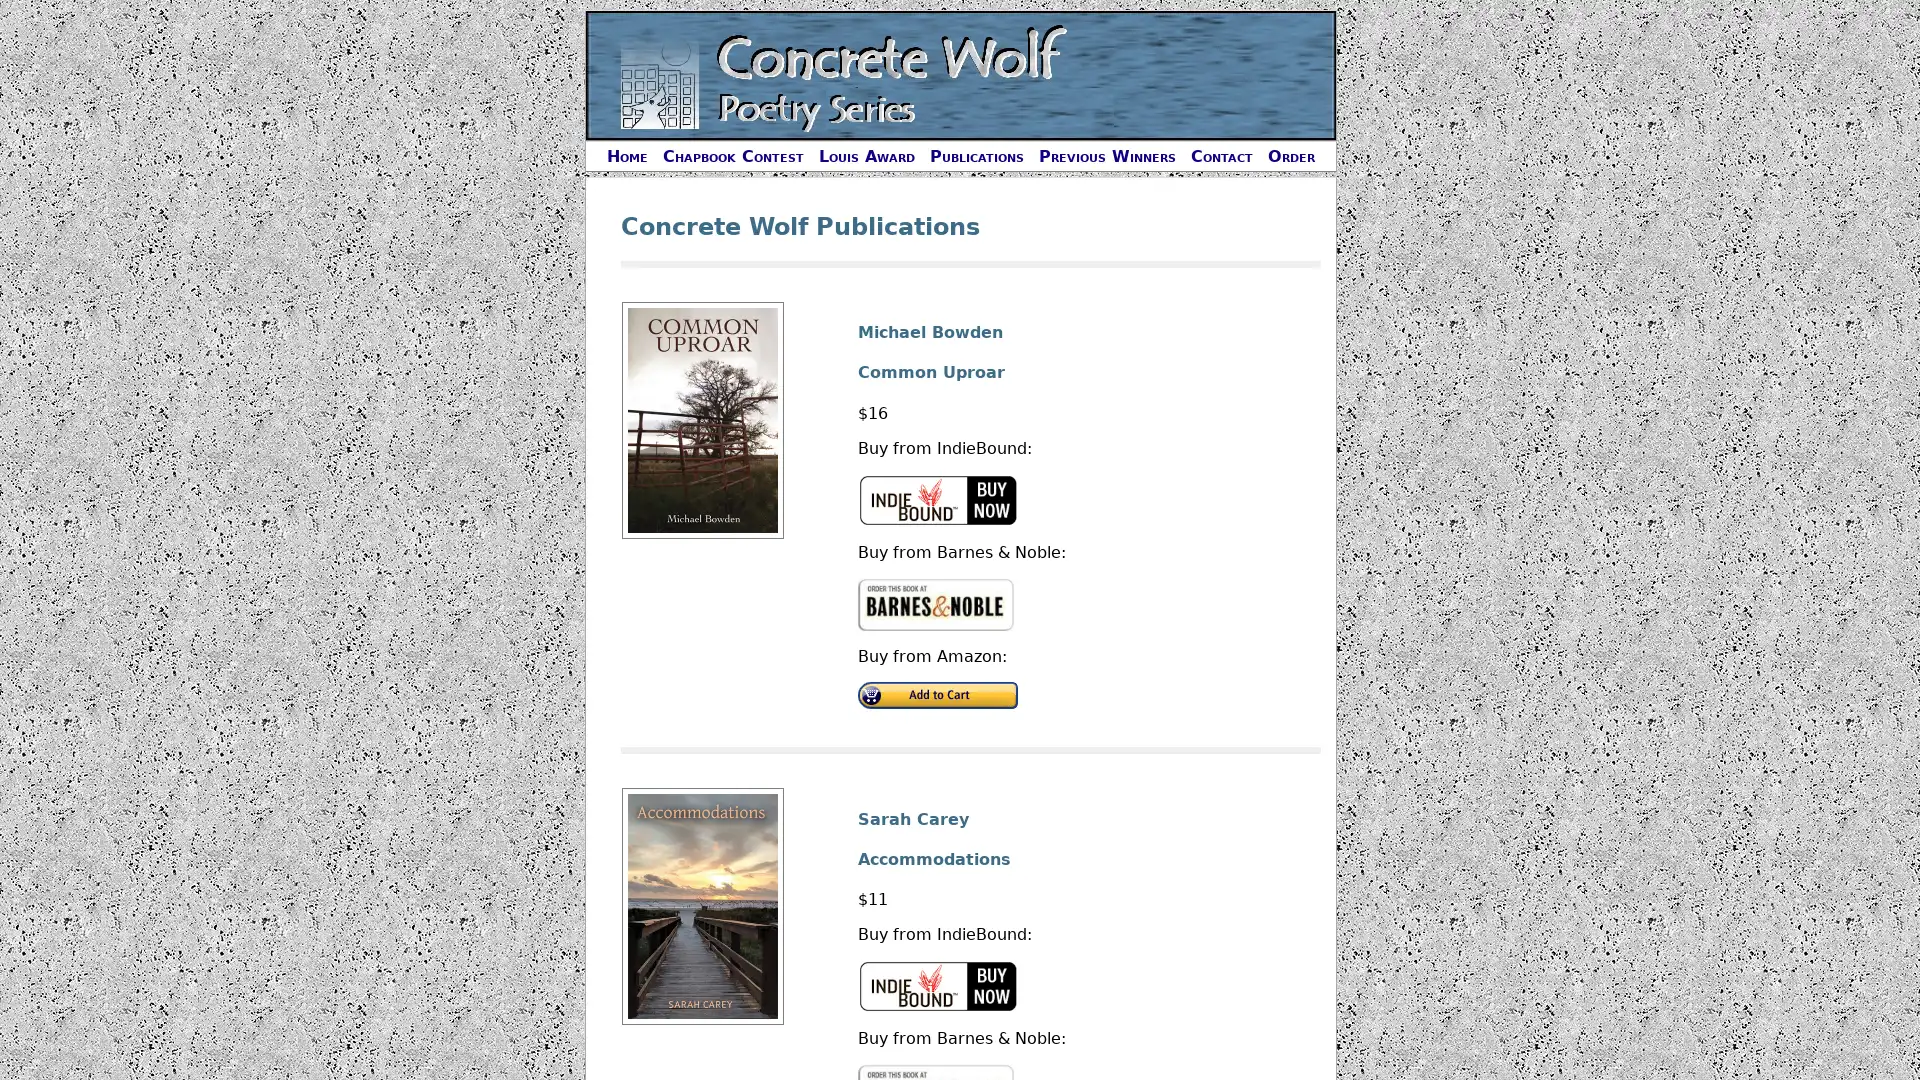 The image size is (1920, 1080). Describe the element at coordinates (936, 694) in the screenshot. I see `Buy on Amazon.com` at that location.